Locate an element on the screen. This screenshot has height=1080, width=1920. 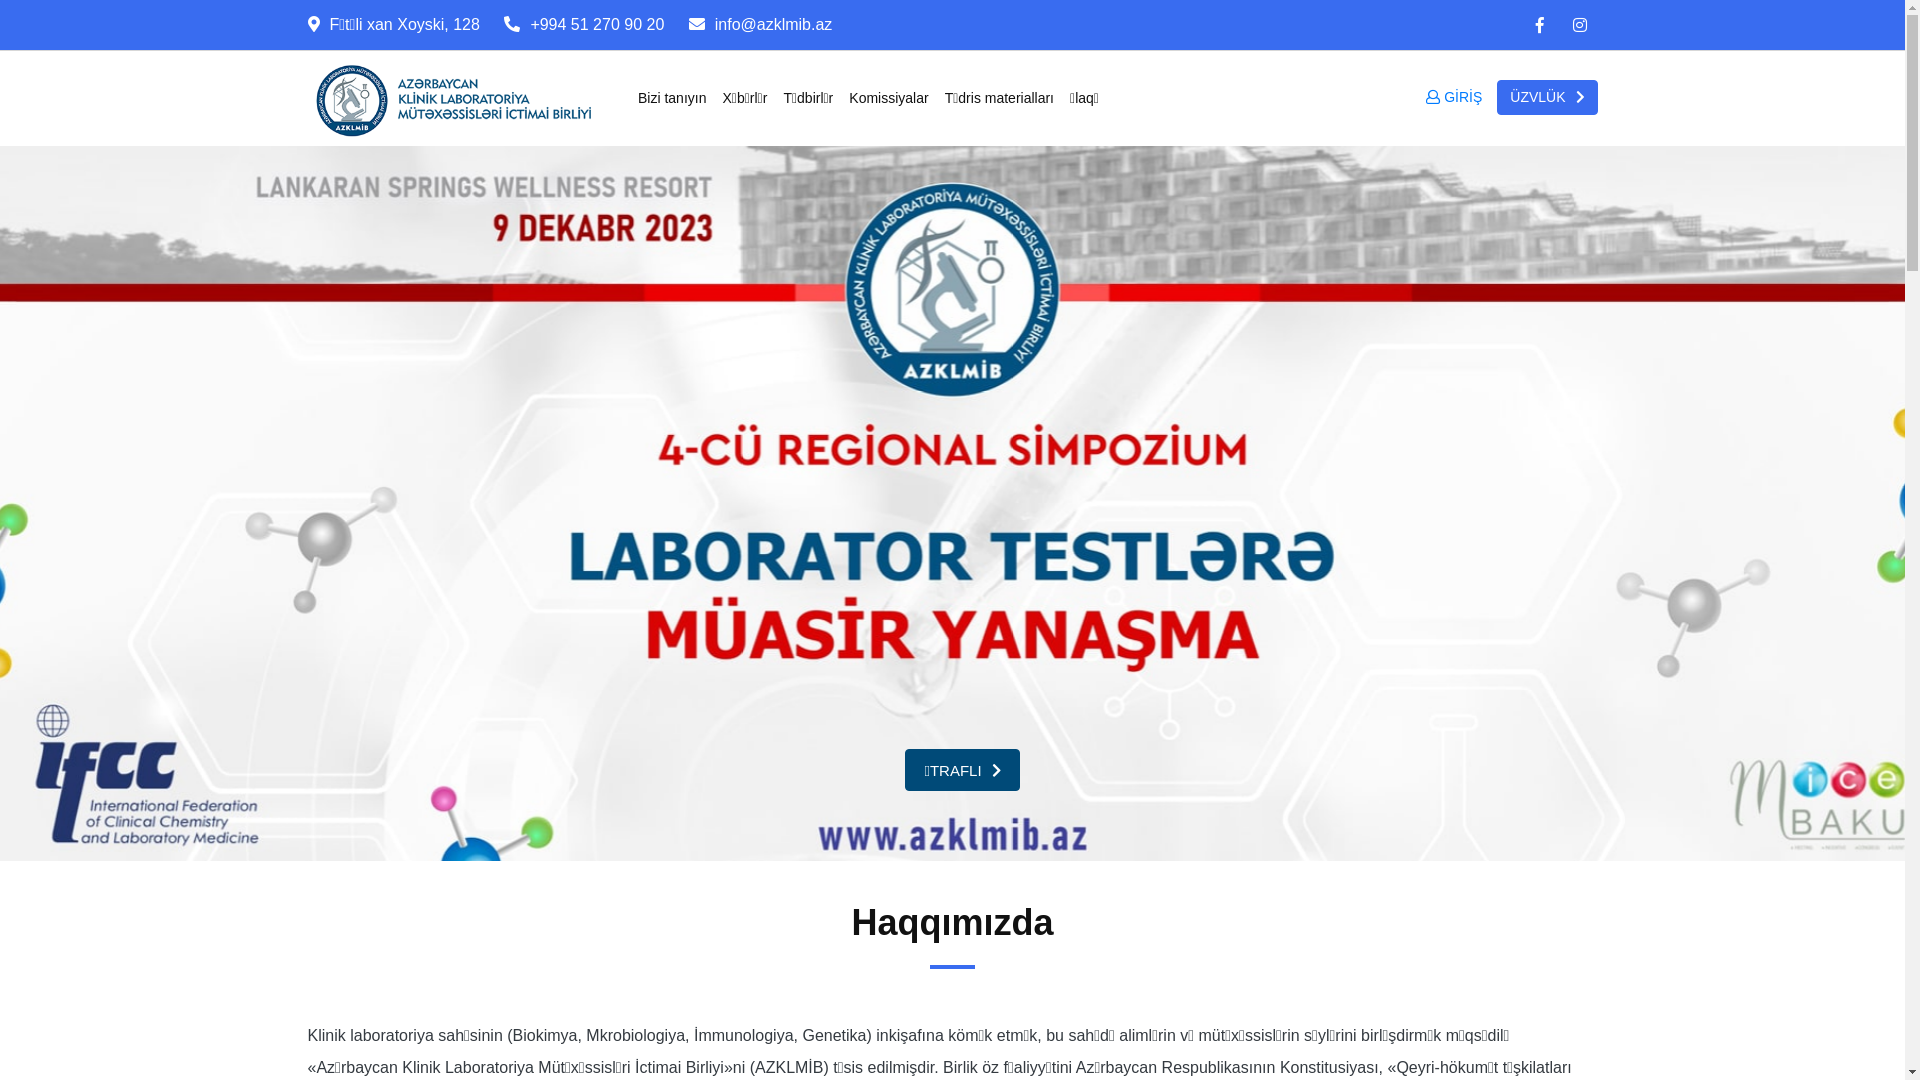
'Komissiyalar' is located at coordinates (887, 97).